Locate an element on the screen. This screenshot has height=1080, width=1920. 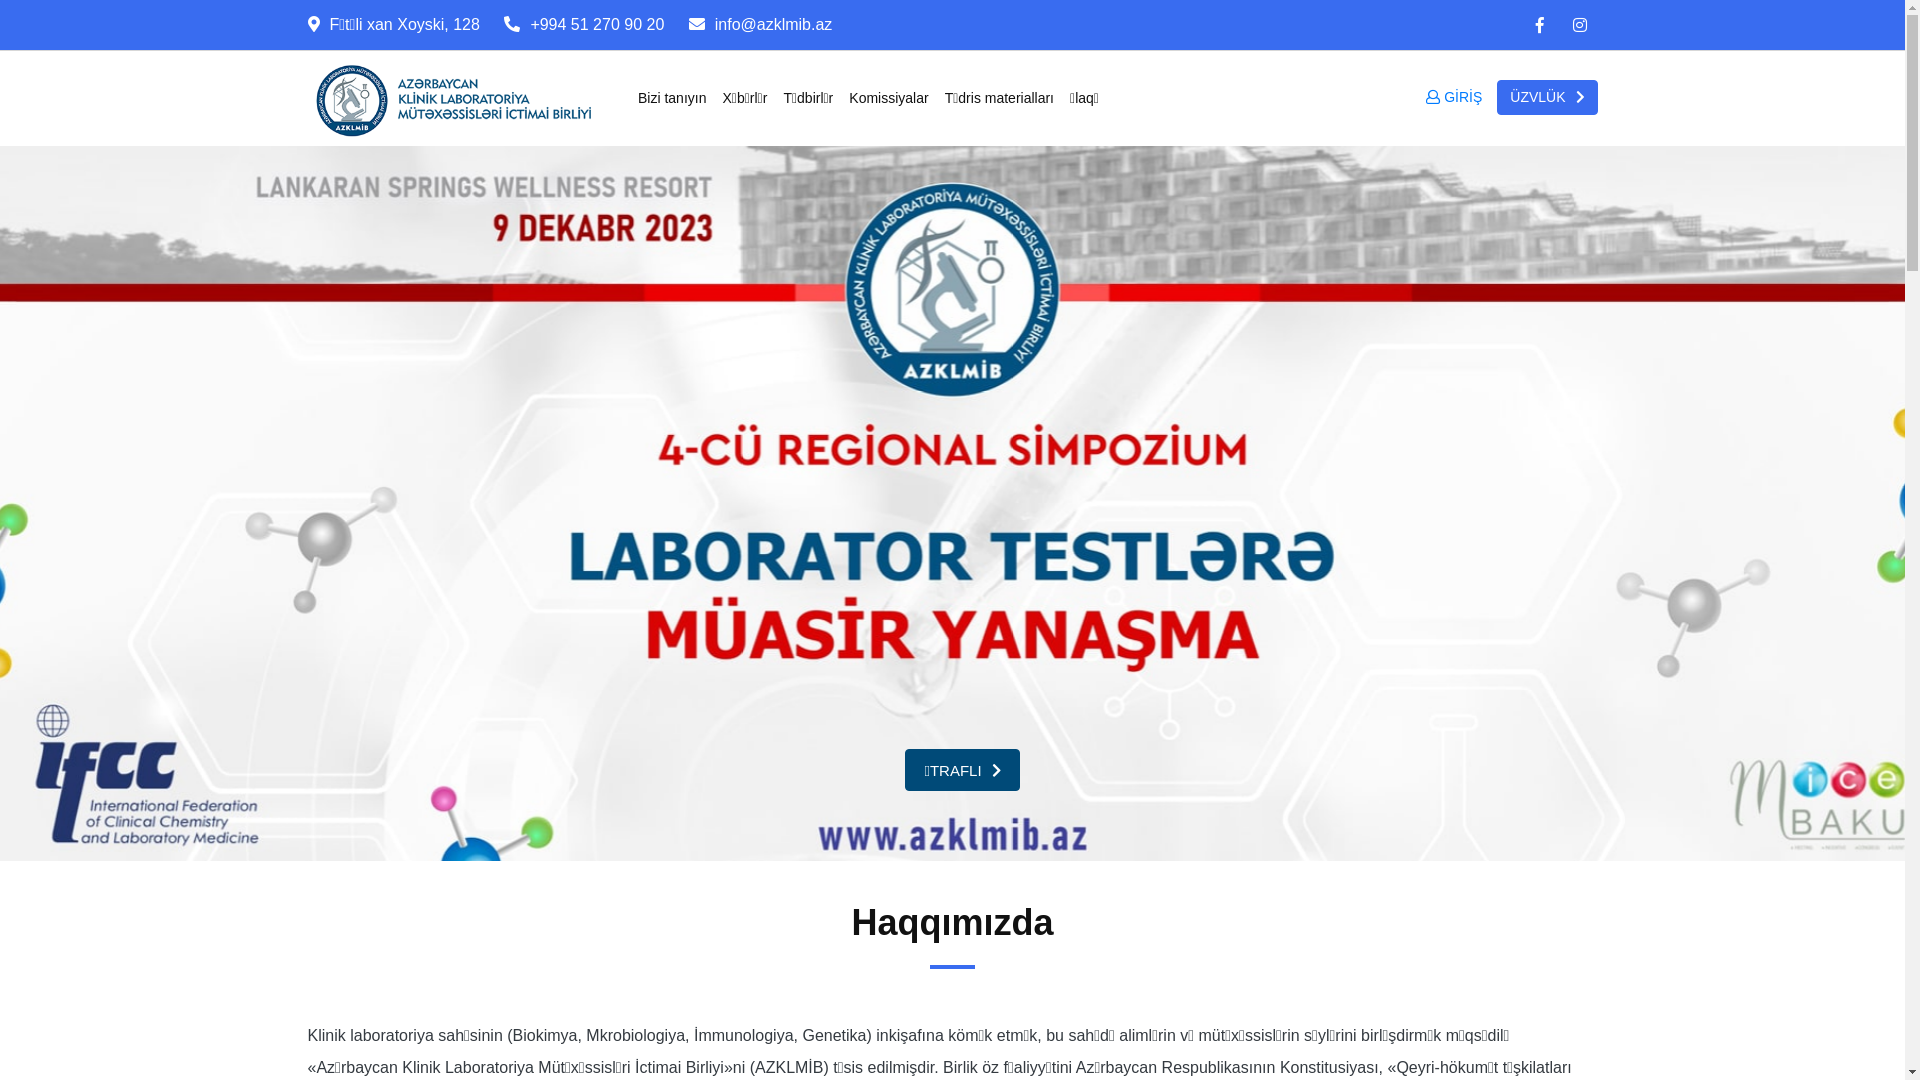
'Komissiyalar' is located at coordinates (887, 97).